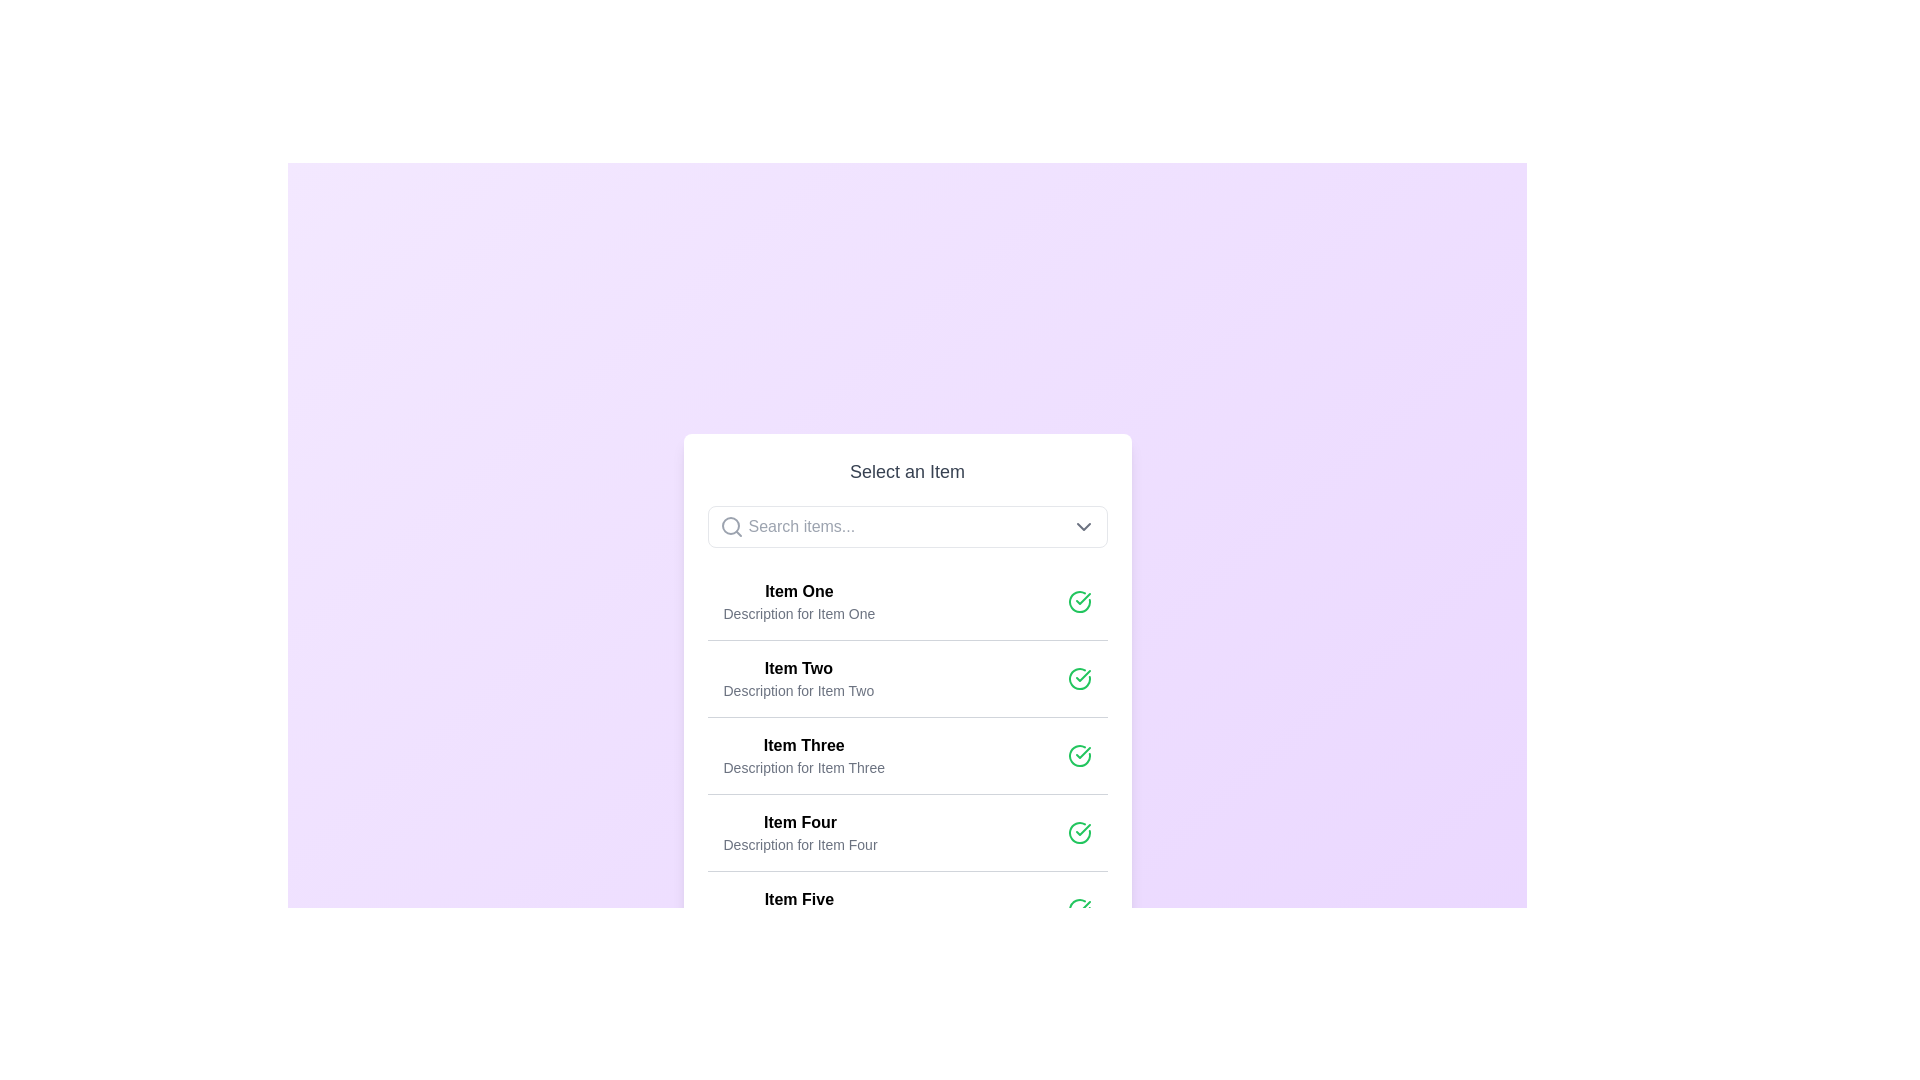 Image resolution: width=1920 pixels, height=1080 pixels. I want to click on the descriptive text label styled in a smaller gray font that provides additional details for 'Item Four', positioned directly beneath its heading, so click(800, 844).